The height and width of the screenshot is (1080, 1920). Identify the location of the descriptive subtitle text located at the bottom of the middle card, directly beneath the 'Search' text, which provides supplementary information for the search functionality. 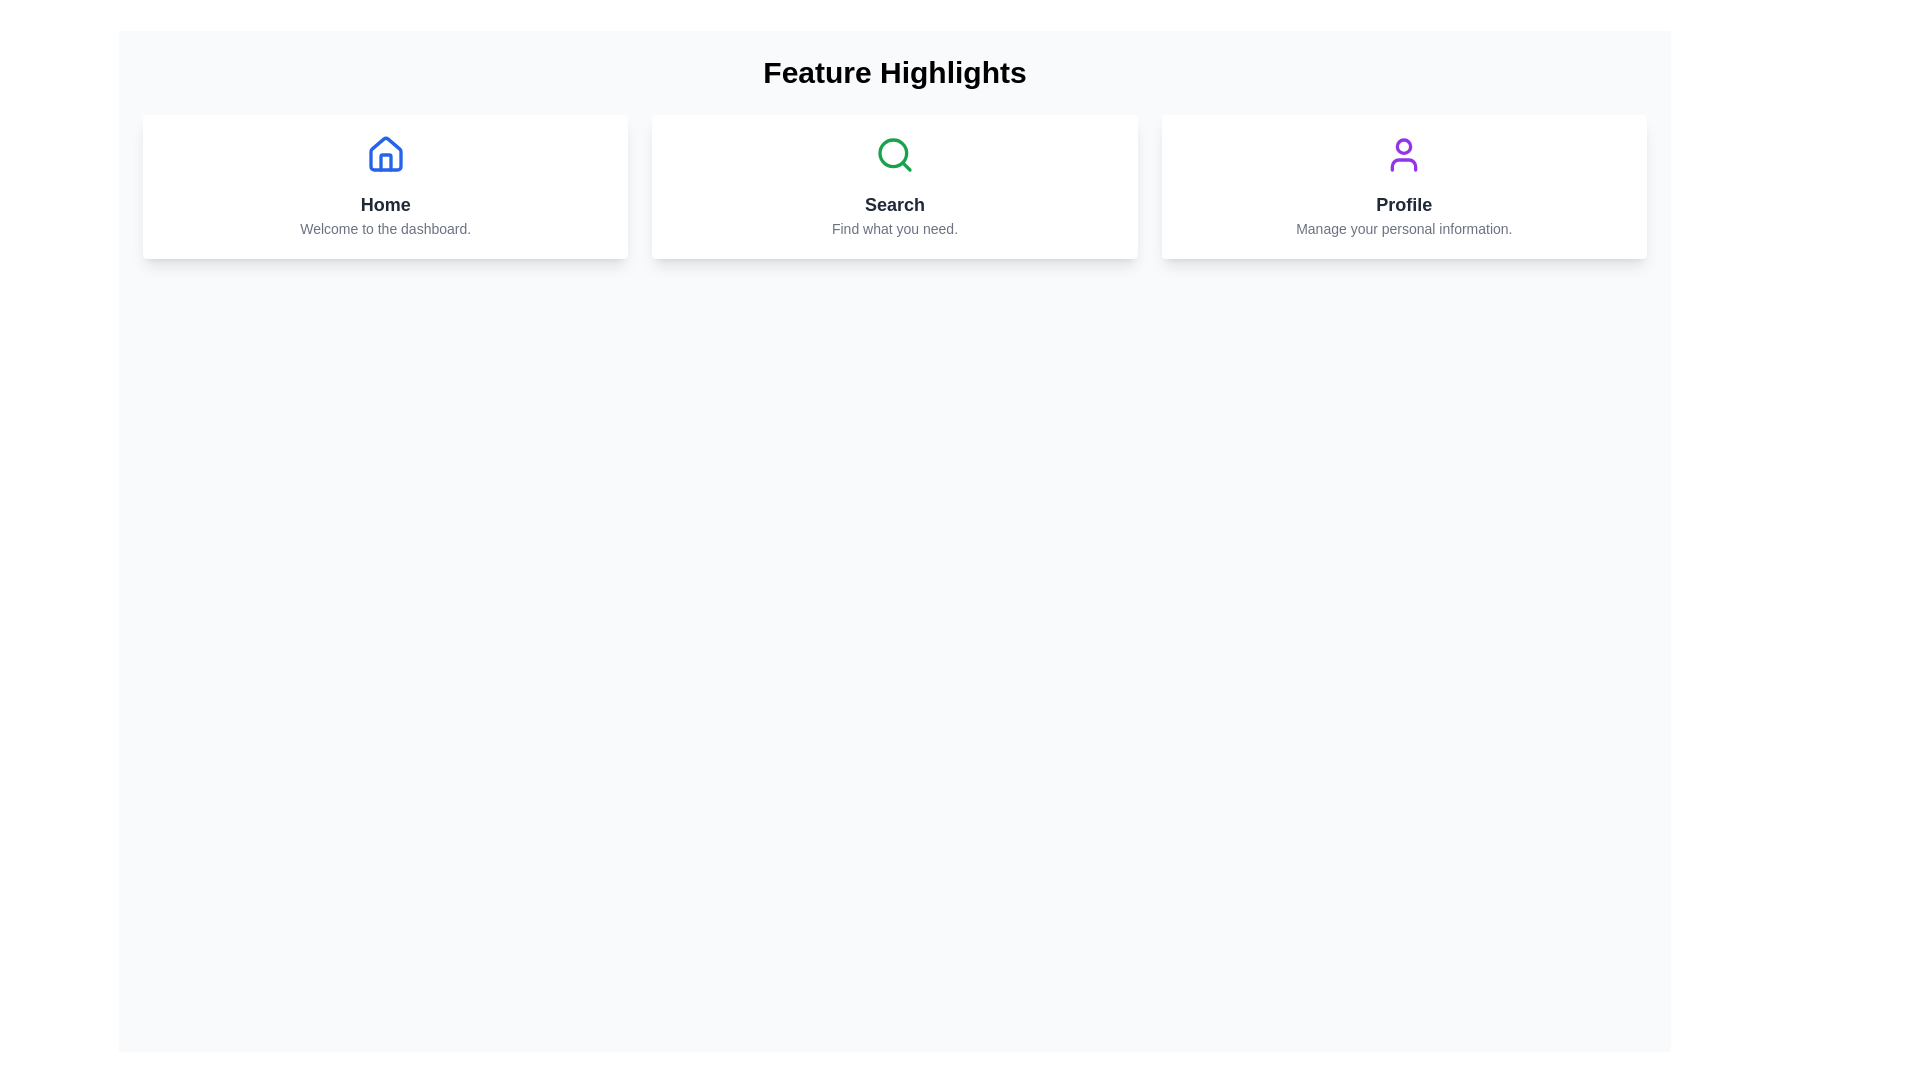
(893, 227).